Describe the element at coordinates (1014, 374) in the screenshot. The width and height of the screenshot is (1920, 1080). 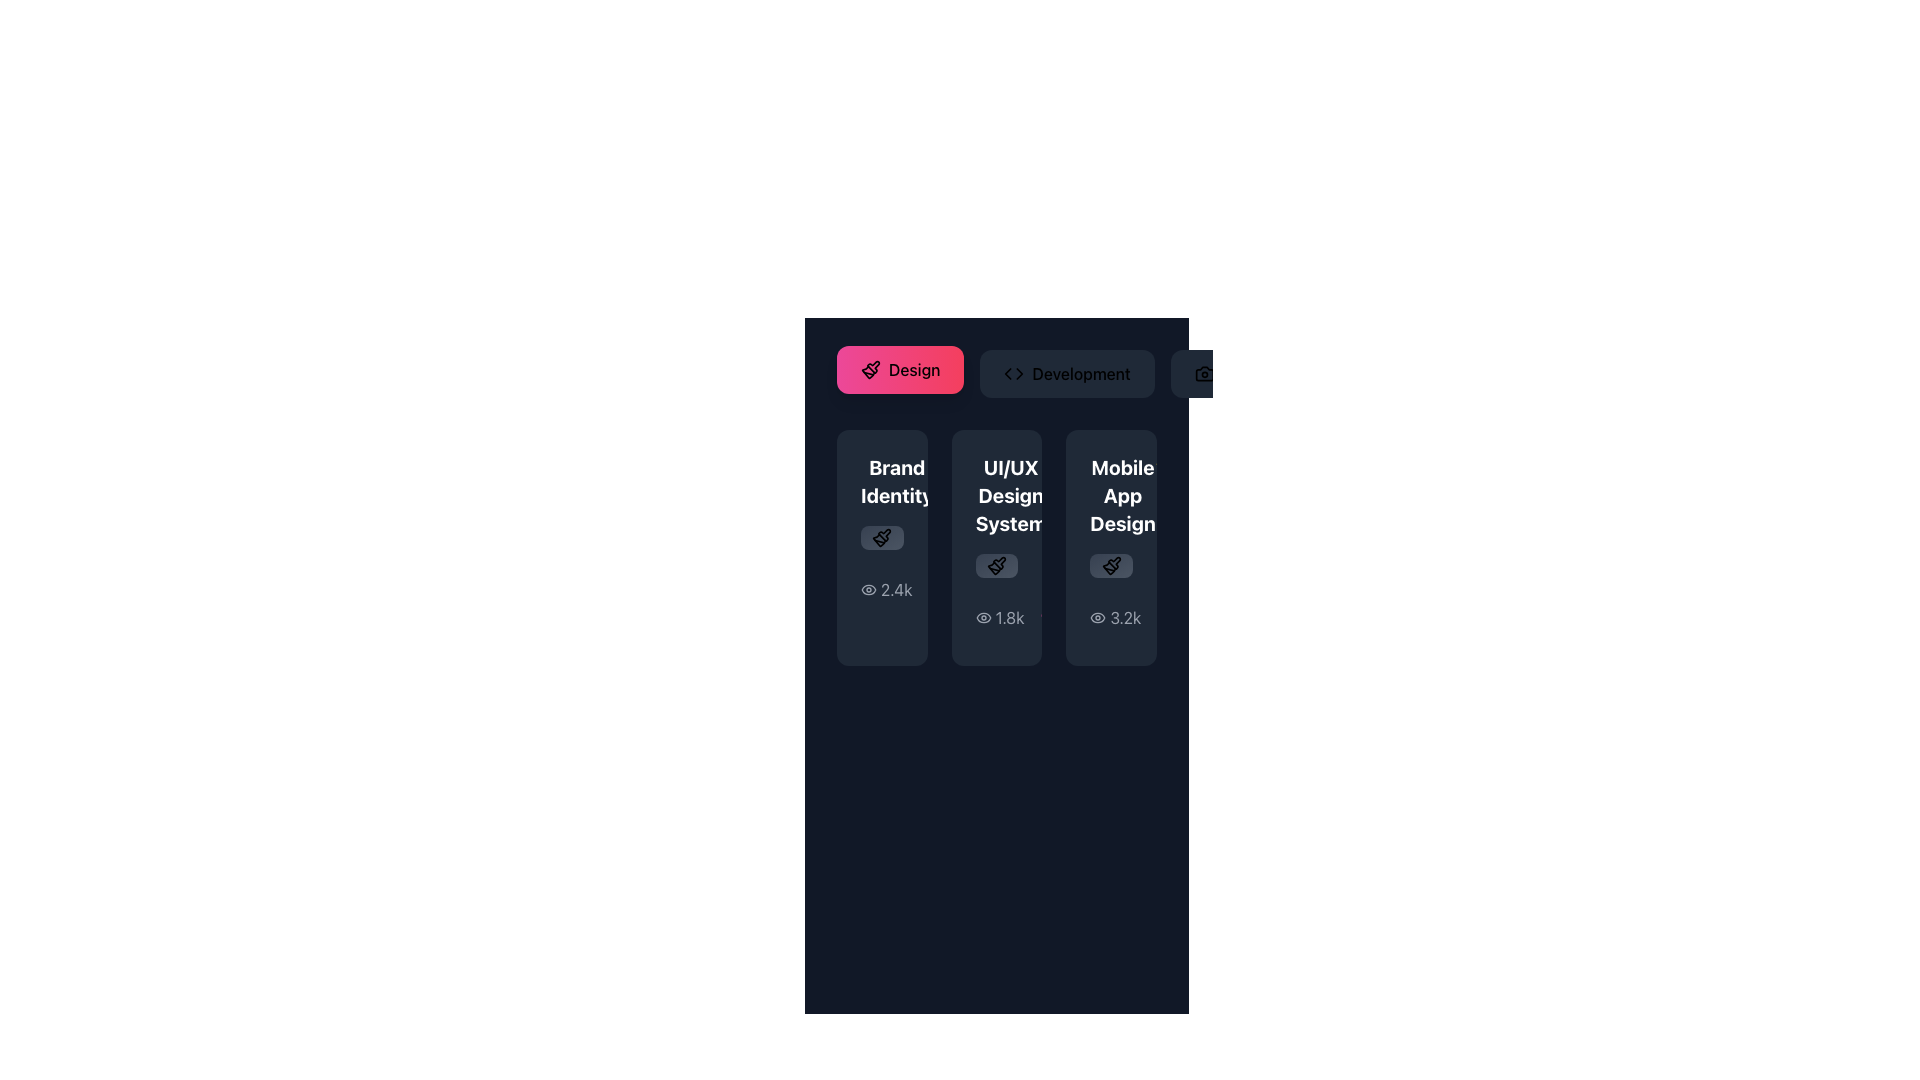
I see `the SVG icon resembling a code symbol, which is positioned next to the text labeled 'Development' within a dark rectangular button` at that location.